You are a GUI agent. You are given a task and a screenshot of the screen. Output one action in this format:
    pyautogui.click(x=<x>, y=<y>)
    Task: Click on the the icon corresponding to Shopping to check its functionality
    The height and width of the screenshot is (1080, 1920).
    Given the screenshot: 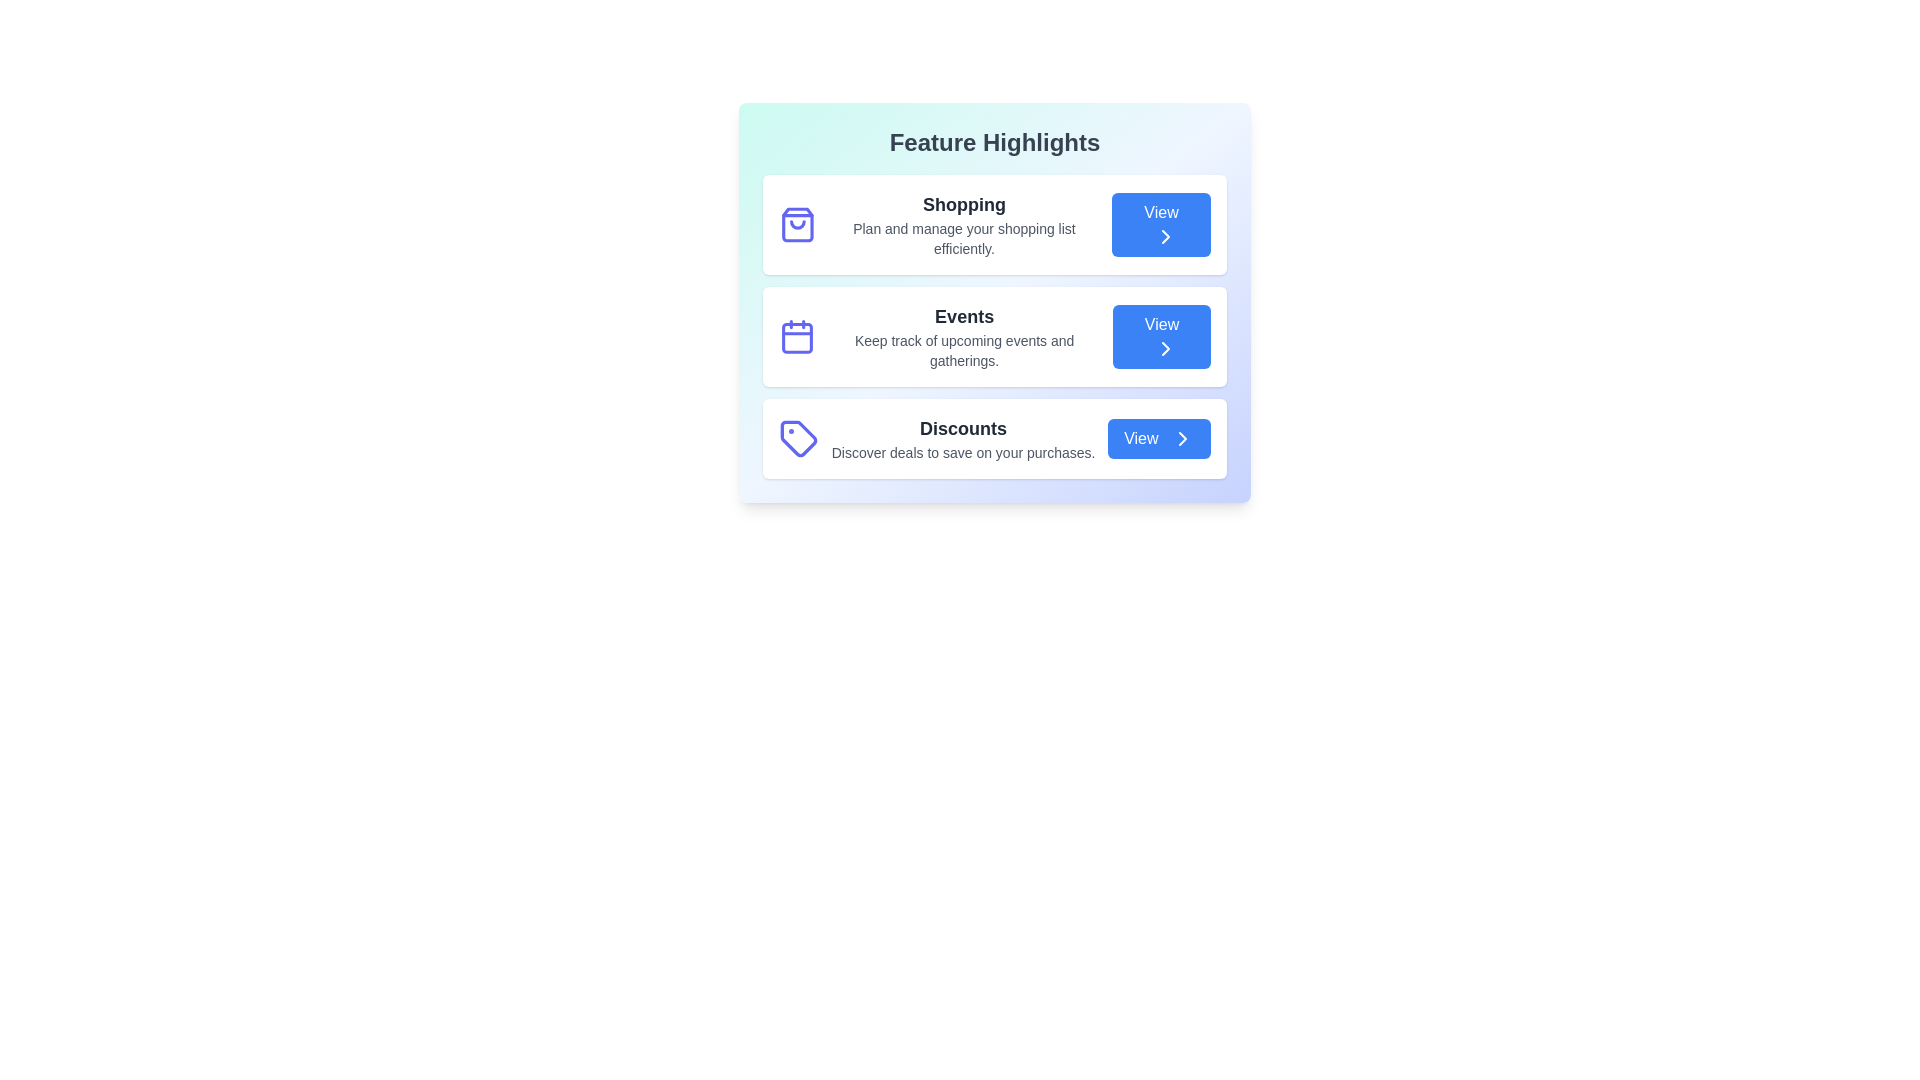 What is the action you would take?
    pyautogui.click(x=796, y=224)
    